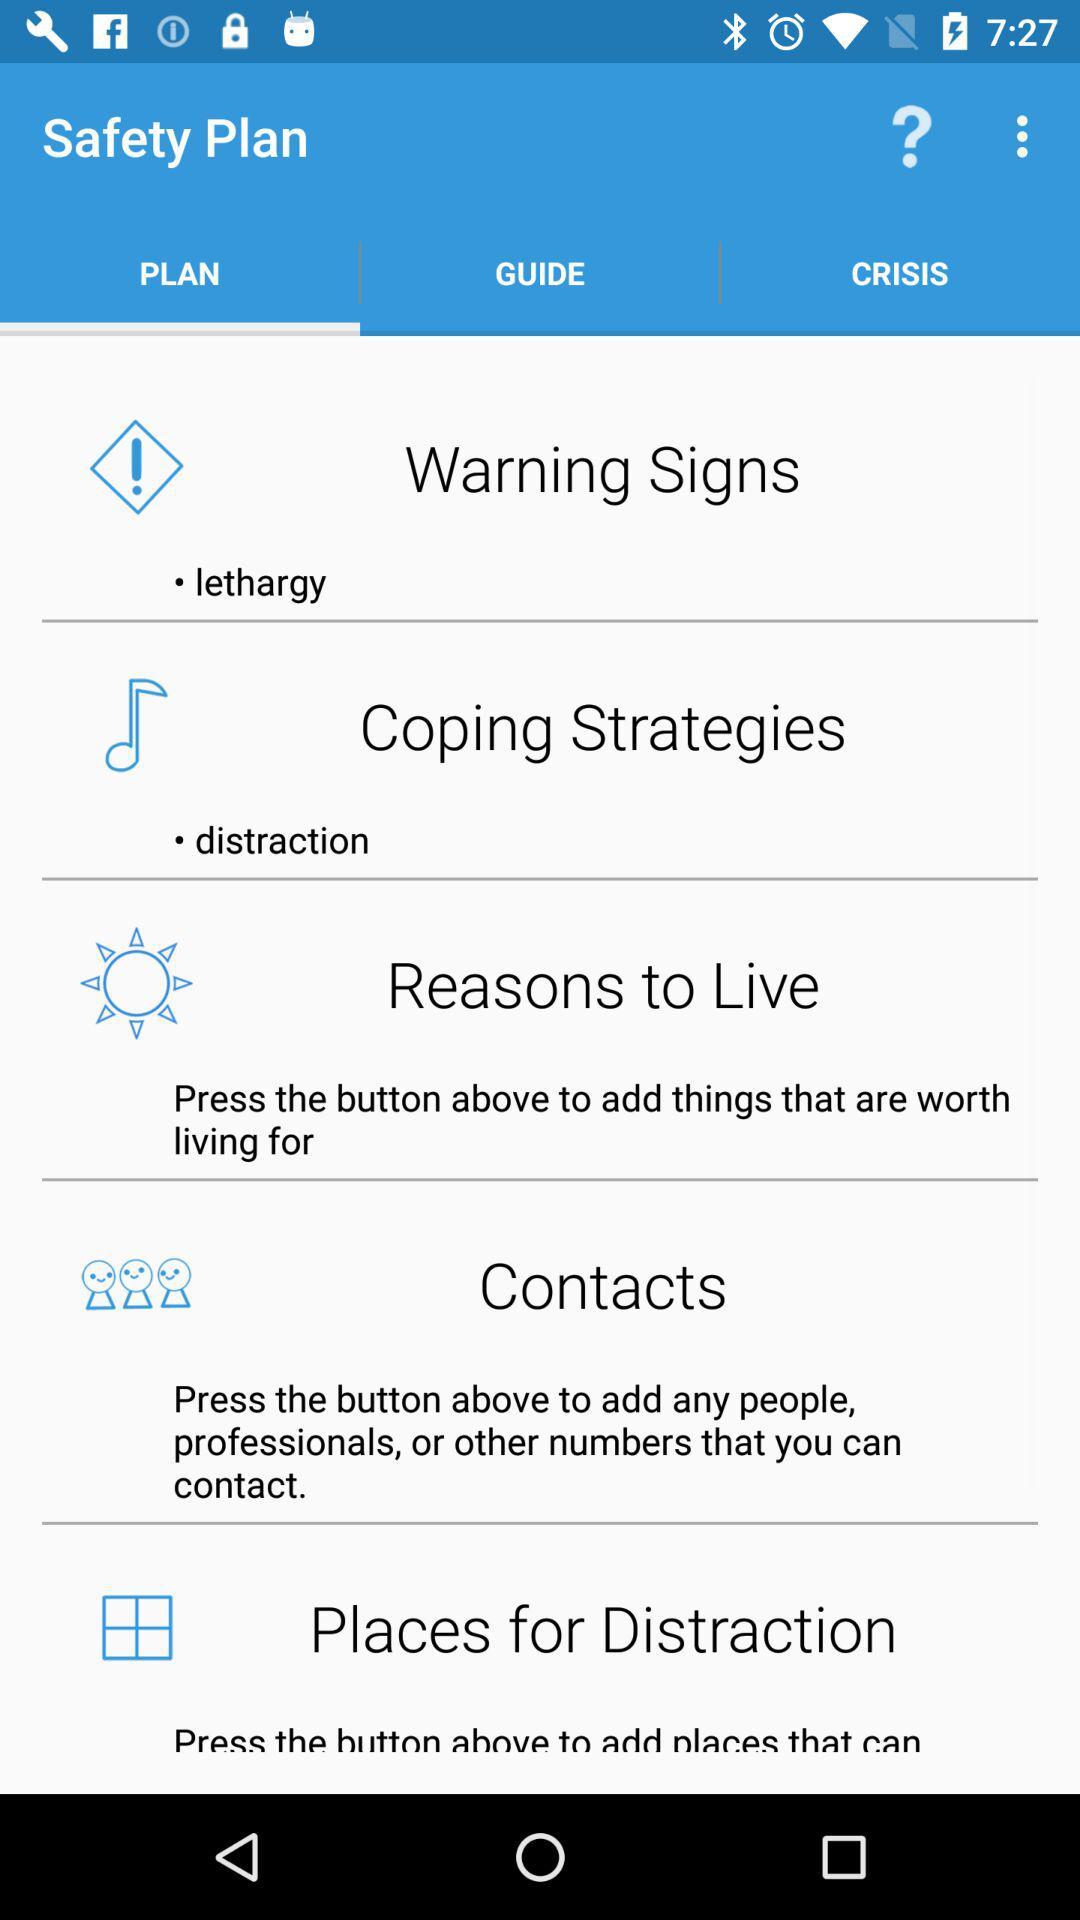  Describe the element at coordinates (540, 466) in the screenshot. I see `the warning signs icon` at that location.